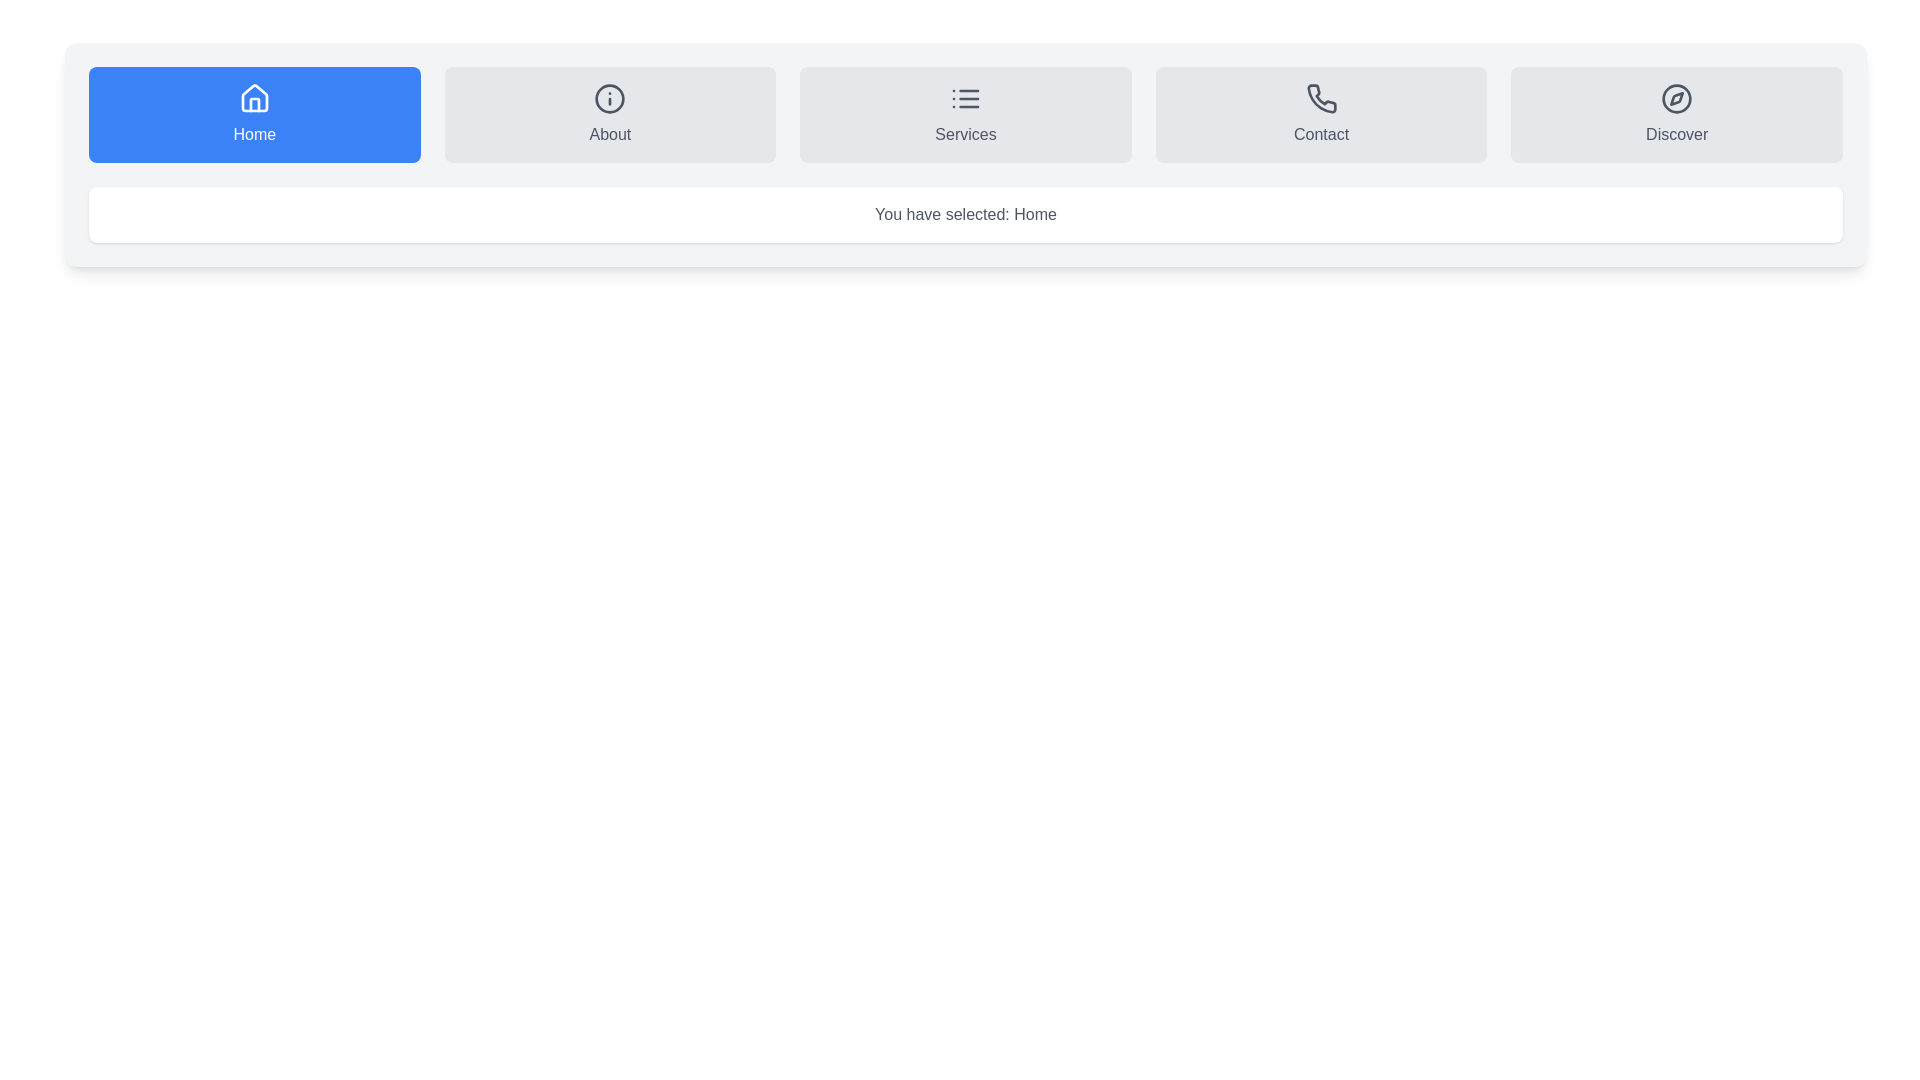 This screenshot has height=1080, width=1920. Describe the element at coordinates (253, 135) in the screenshot. I see `the 'Home' text label, which is styled in white text on a blue background and is located centrally below a house-shaped icon in the top left button of the navigation menu bar` at that location.